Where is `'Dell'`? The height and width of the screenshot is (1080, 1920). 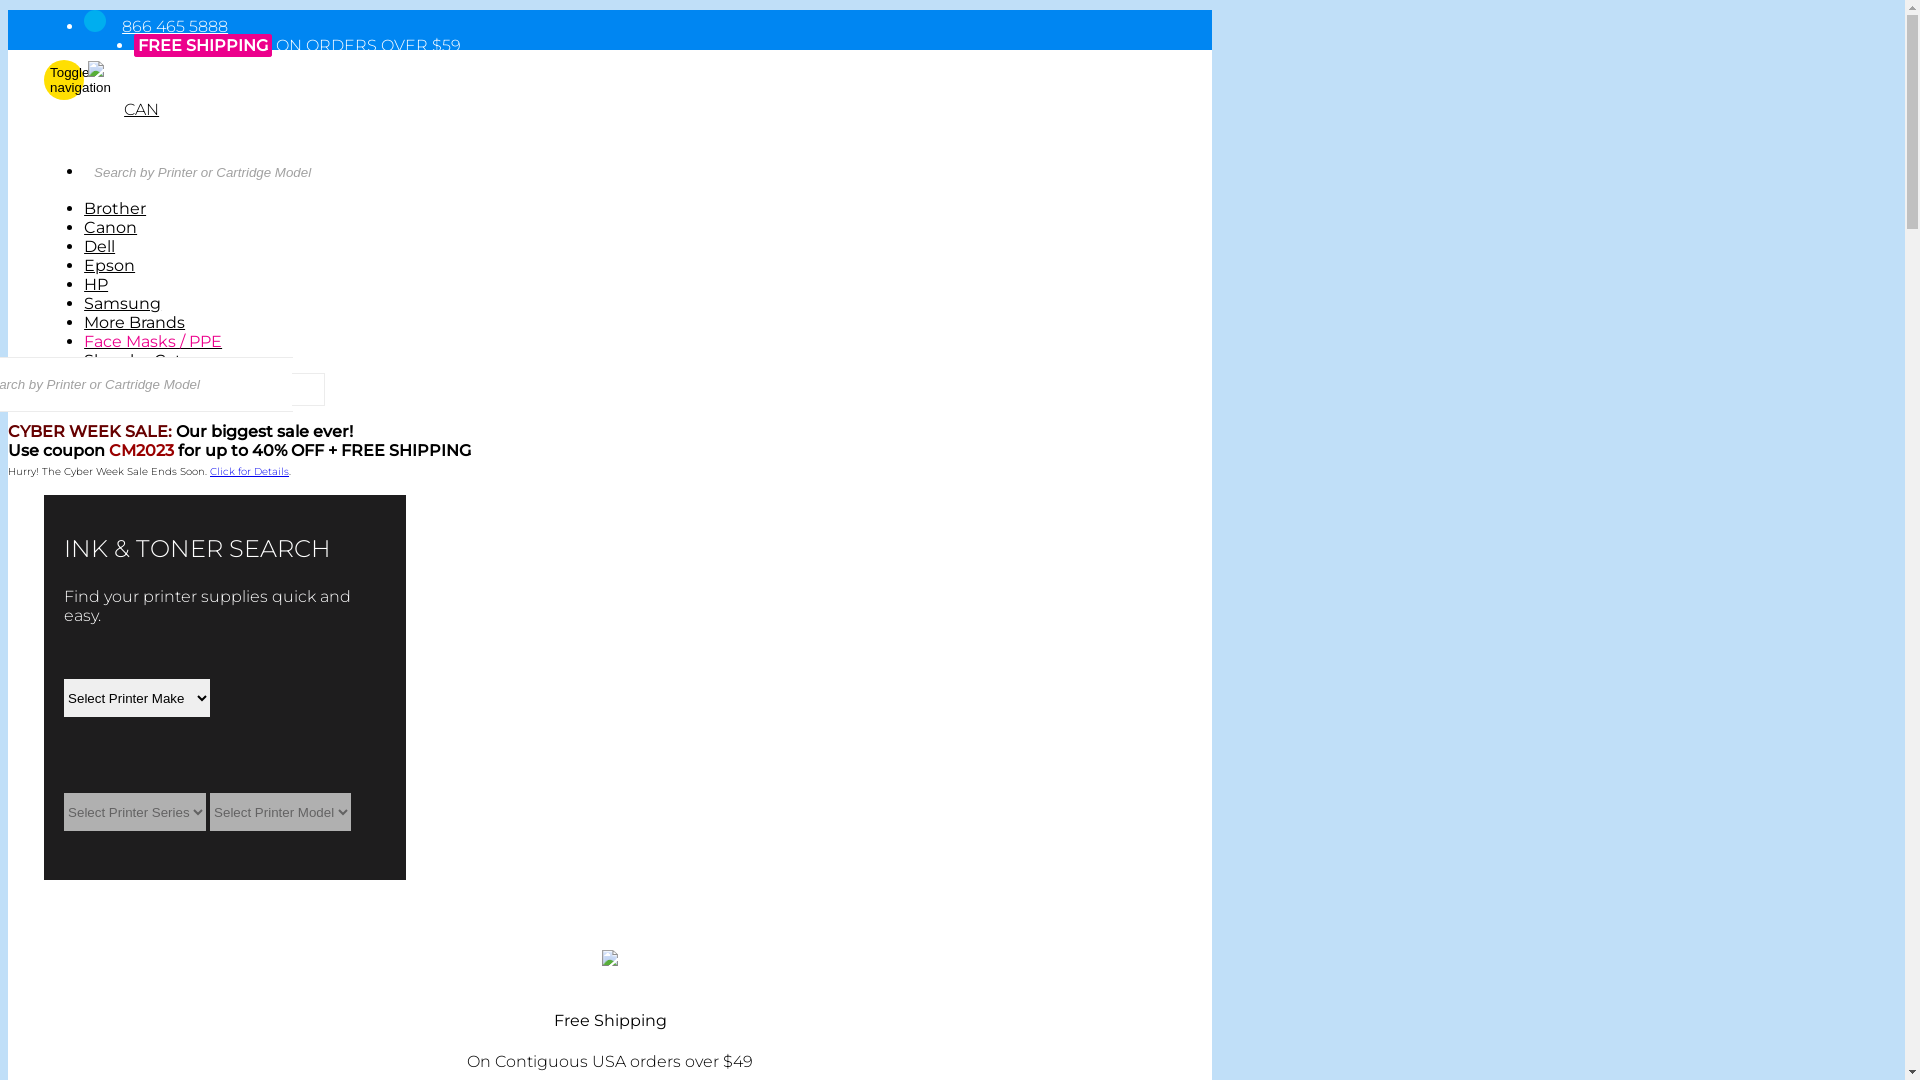 'Dell' is located at coordinates (98, 245).